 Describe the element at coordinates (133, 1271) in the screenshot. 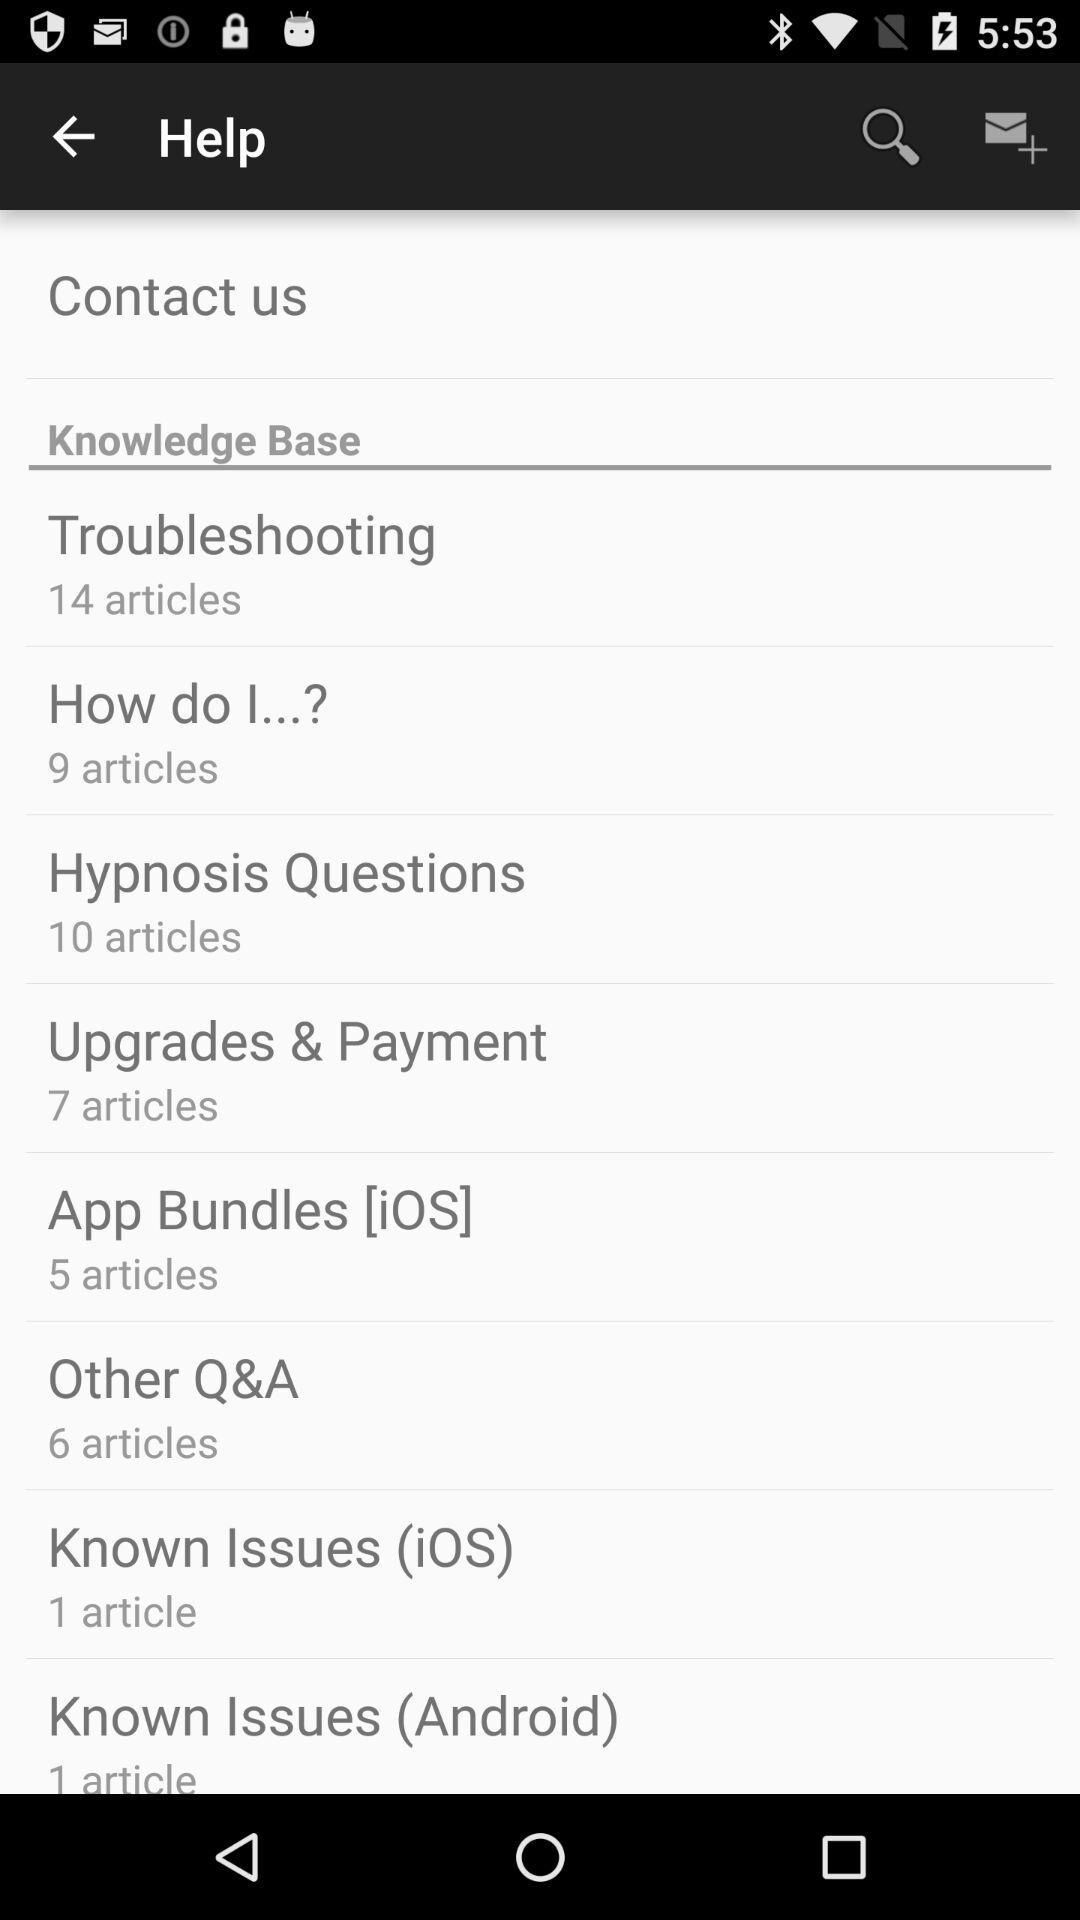

I see `5 articles item` at that location.